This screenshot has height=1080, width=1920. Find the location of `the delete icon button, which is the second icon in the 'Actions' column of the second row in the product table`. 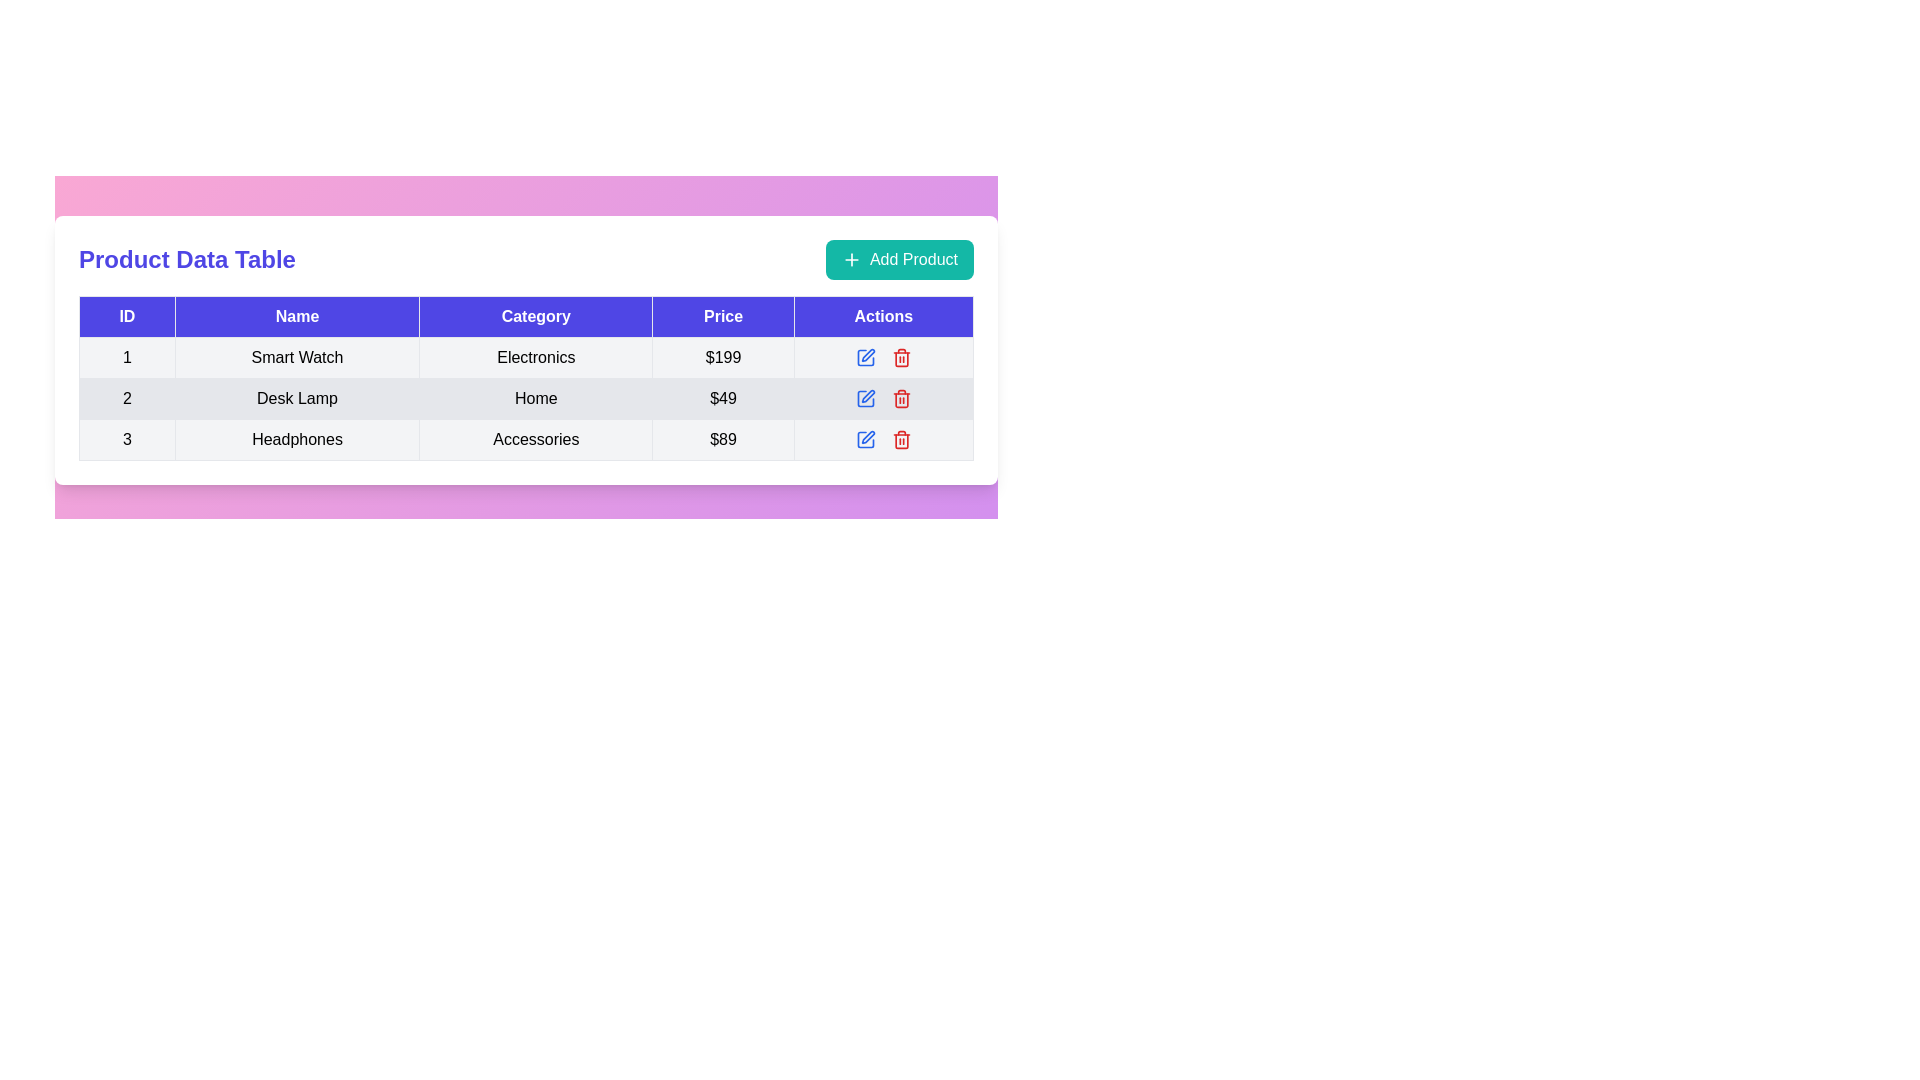

the delete icon button, which is the second icon in the 'Actions' column of the second row in the product table is located at coordinates (900, 398).